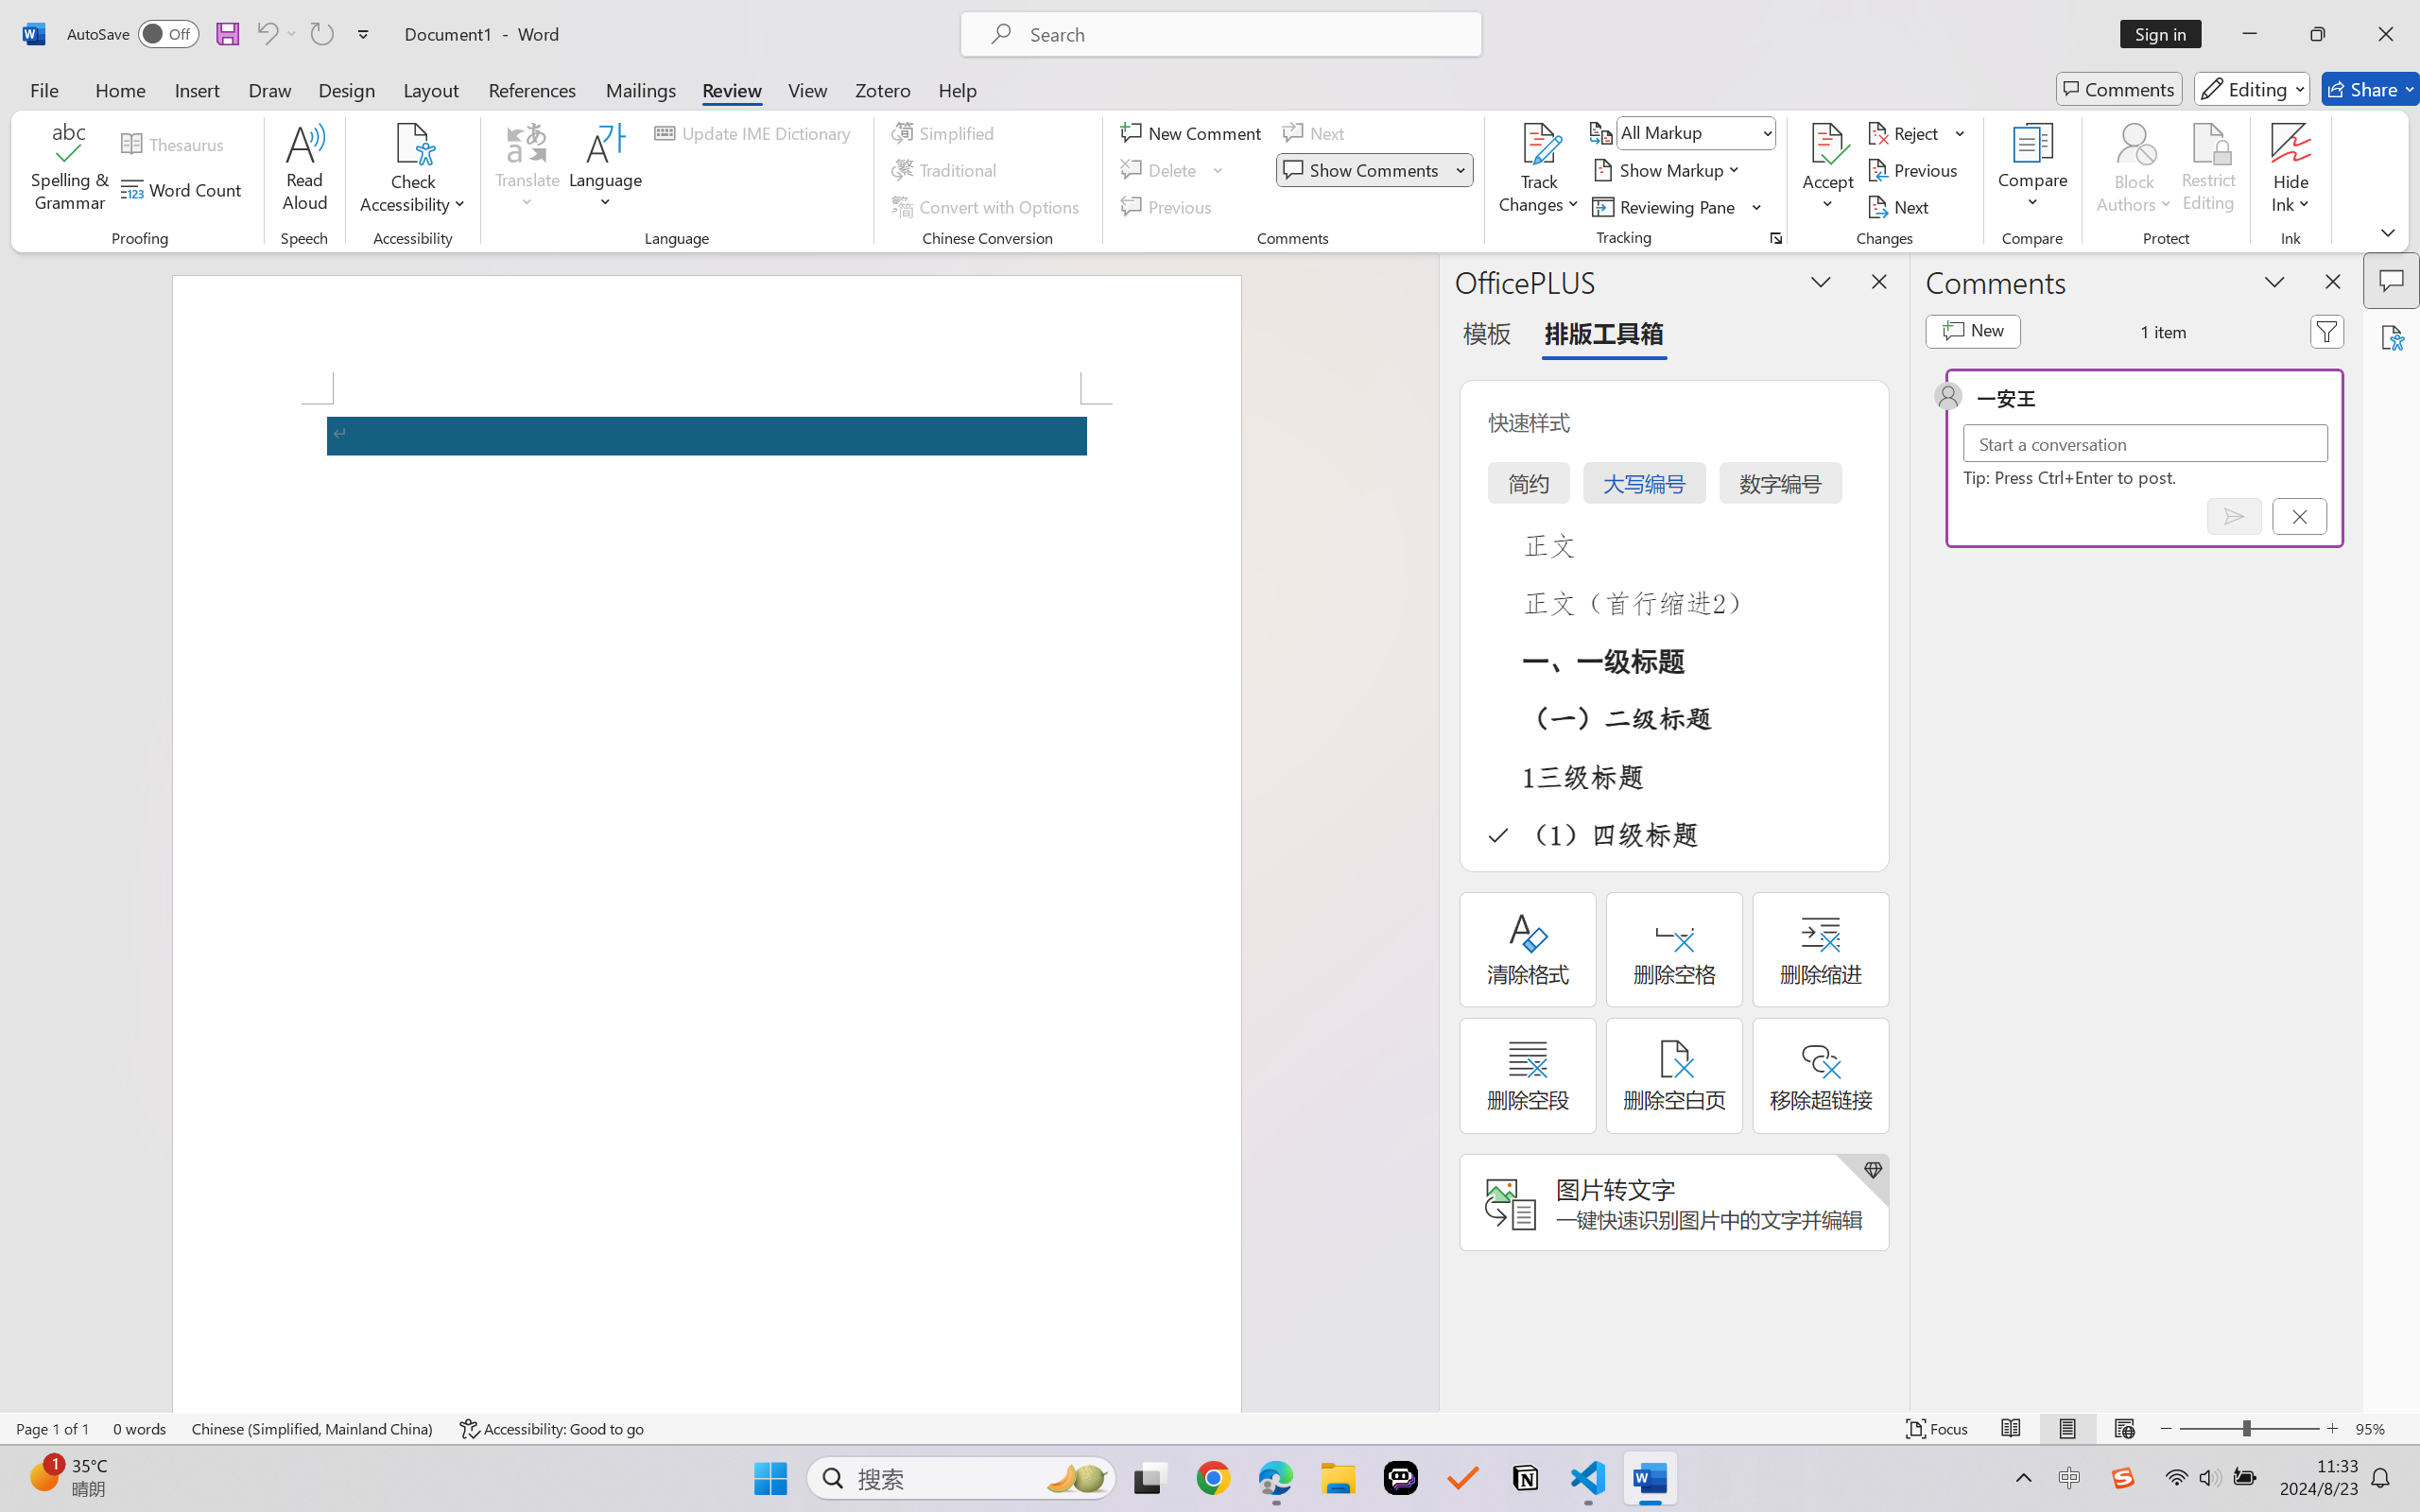 This screenshot has height=1512, width=2420. Describe the element at coordinates (412, 143) in the screenshot. I see `'Check Accessibility'` at that location.